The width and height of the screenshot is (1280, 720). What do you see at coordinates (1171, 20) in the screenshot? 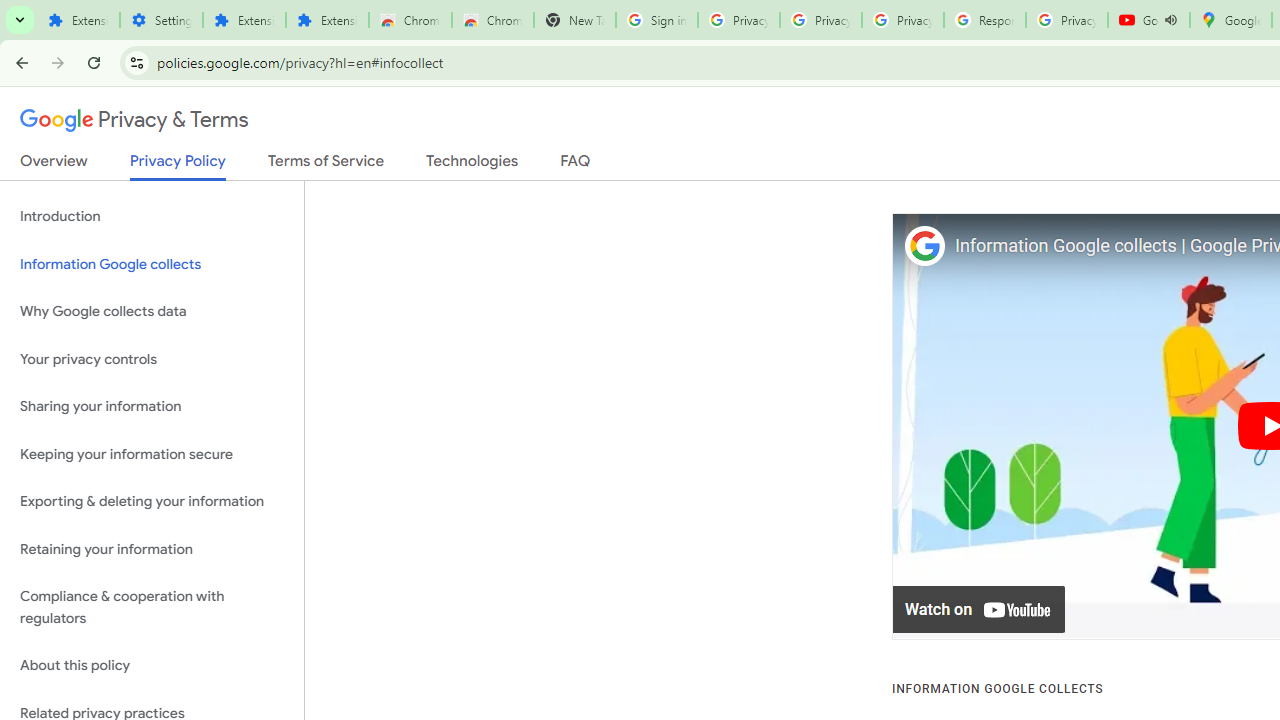
I see `'Mute tab'` at bounding box center [1171, 20].